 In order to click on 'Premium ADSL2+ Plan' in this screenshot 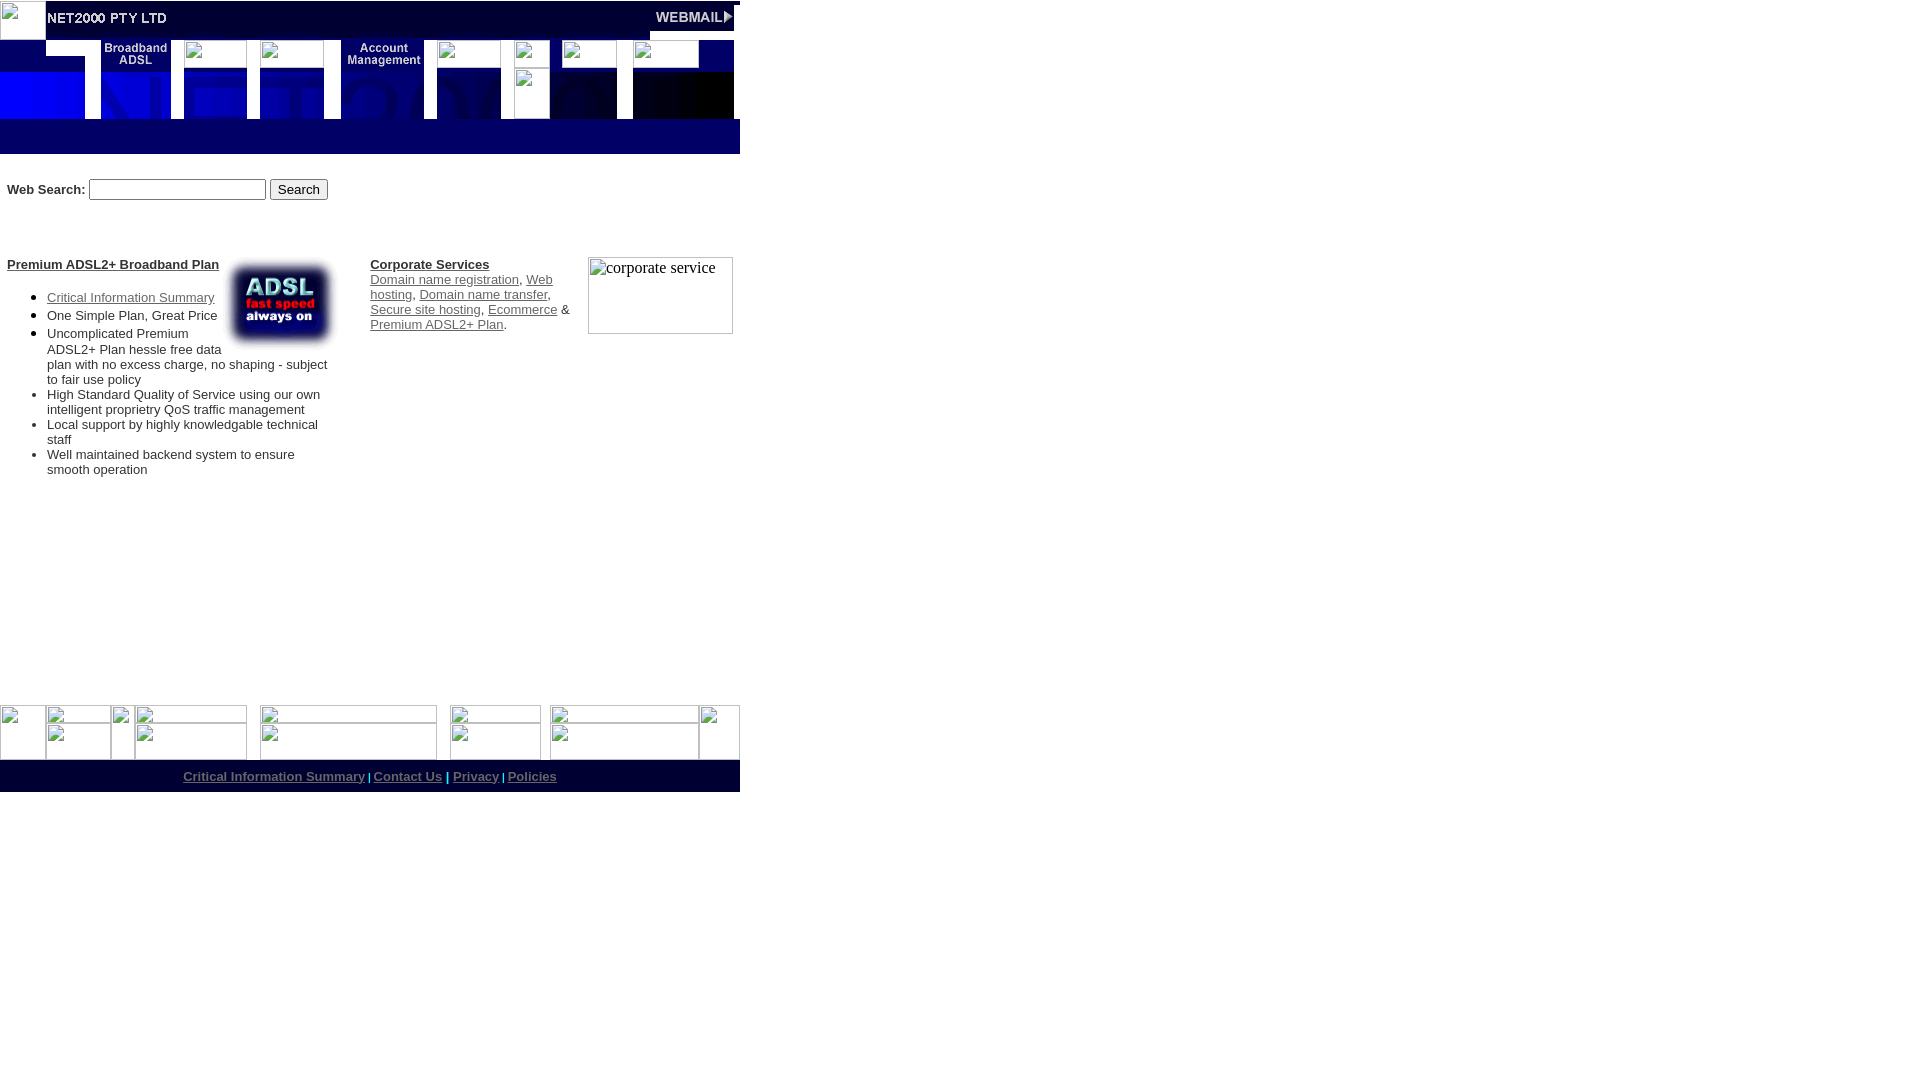, I will do `click(435, 323)`.